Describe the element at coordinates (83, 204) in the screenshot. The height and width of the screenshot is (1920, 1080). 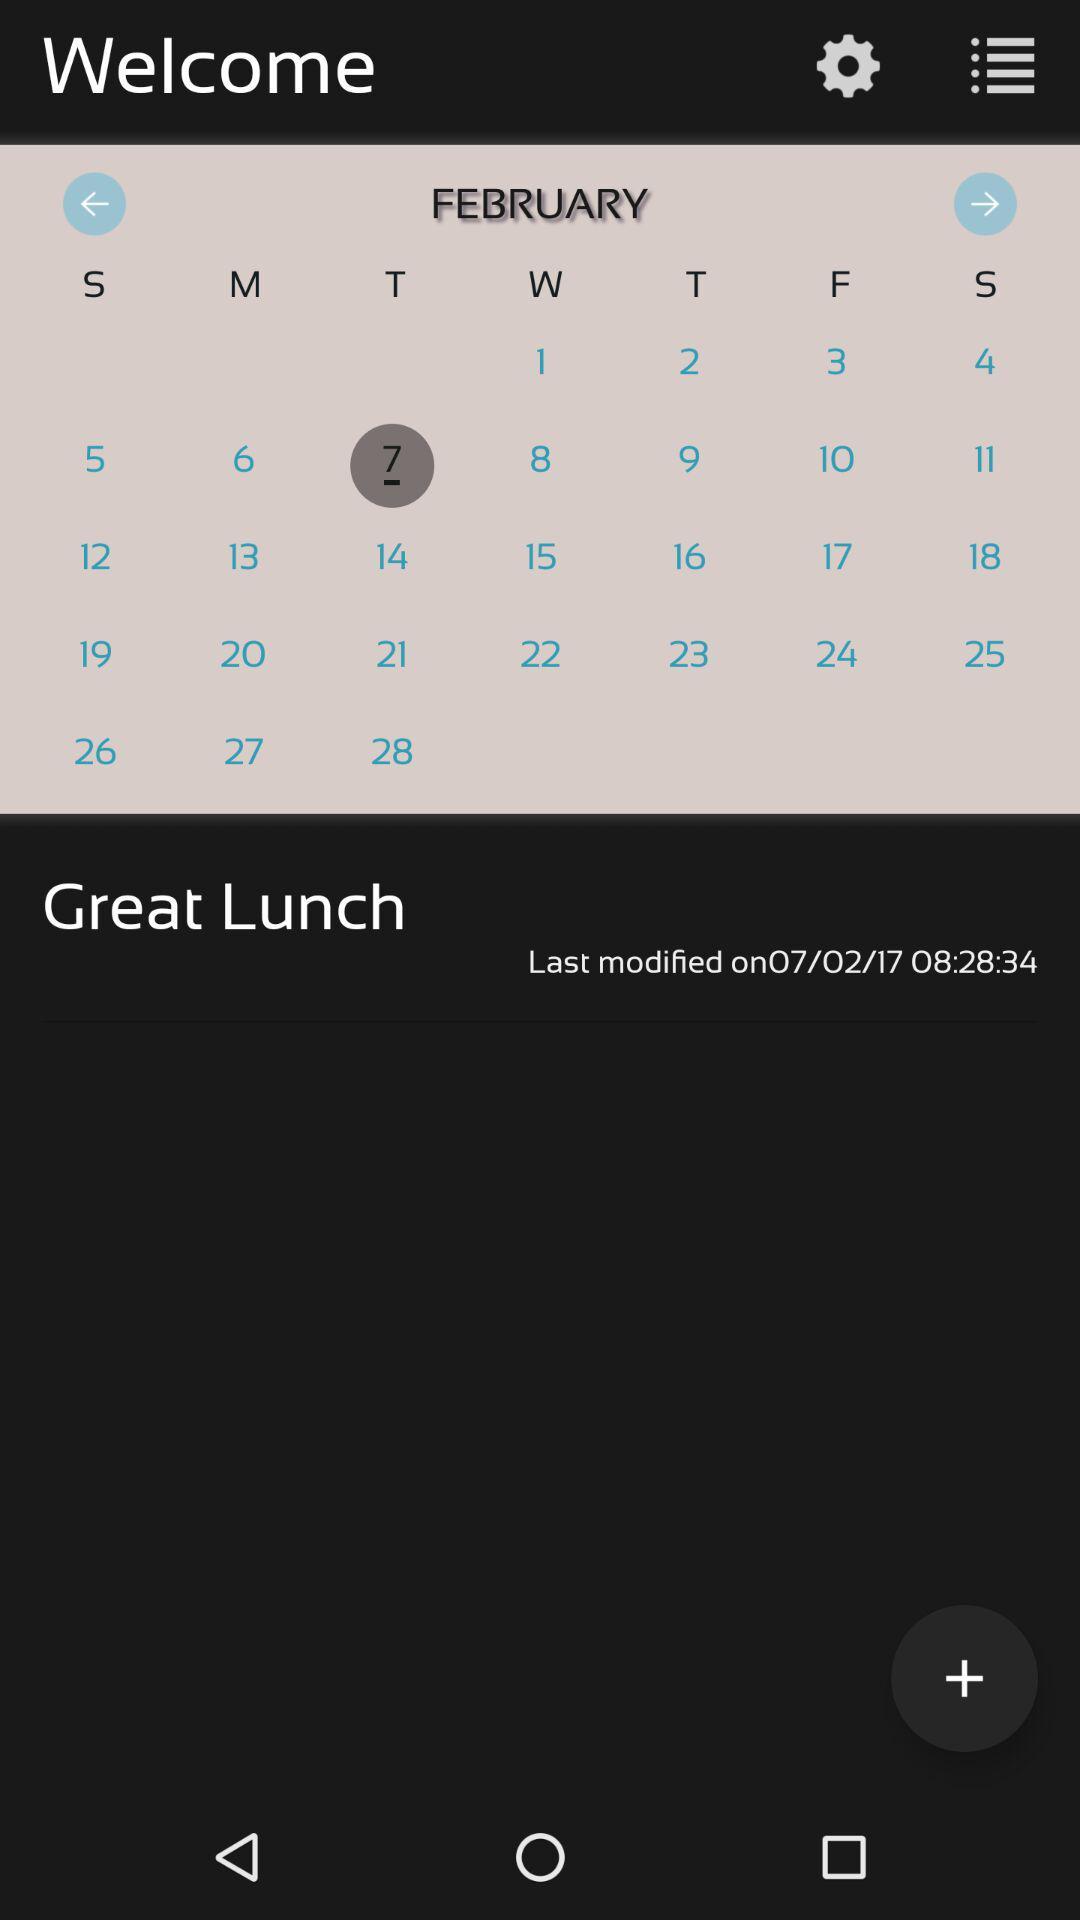
I see `the arrow_backward icon` at that location.